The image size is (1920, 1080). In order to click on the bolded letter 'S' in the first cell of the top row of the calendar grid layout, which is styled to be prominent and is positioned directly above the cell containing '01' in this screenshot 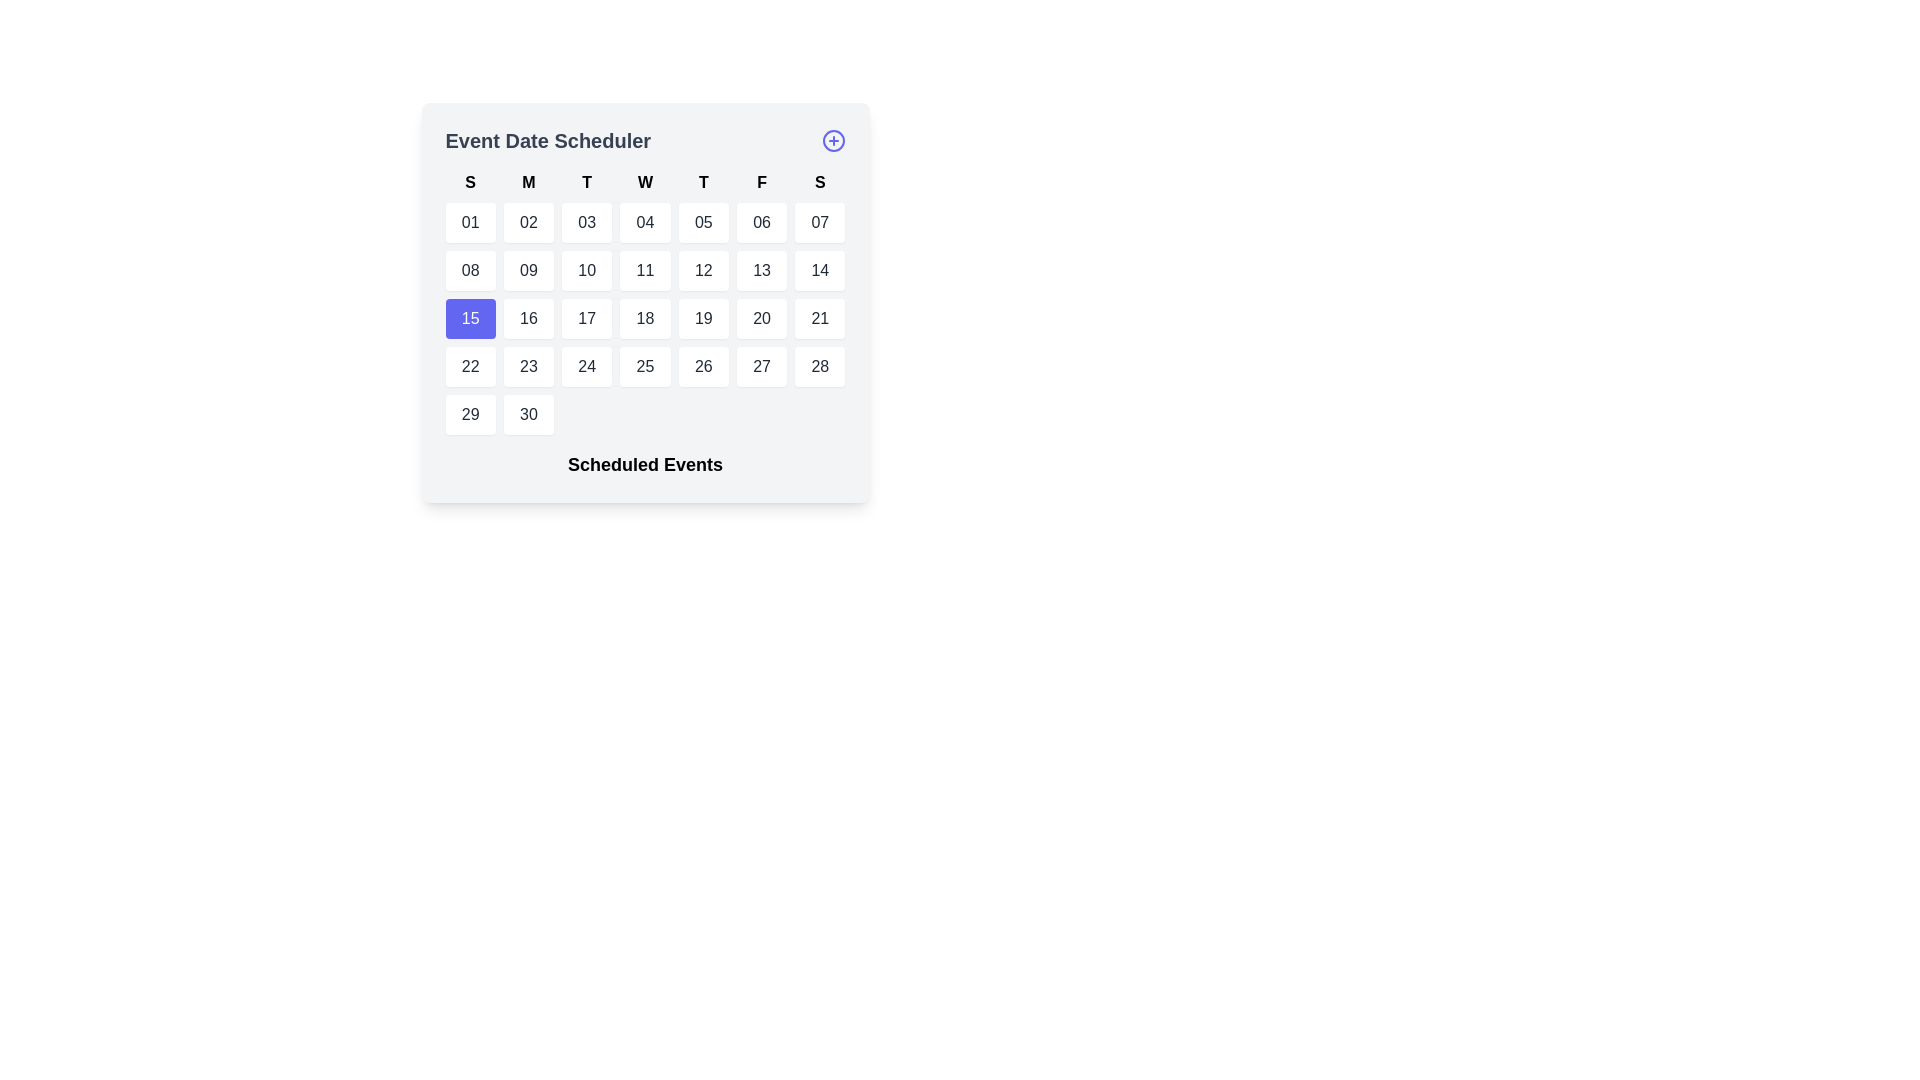, I will do `click(469, 182)`.